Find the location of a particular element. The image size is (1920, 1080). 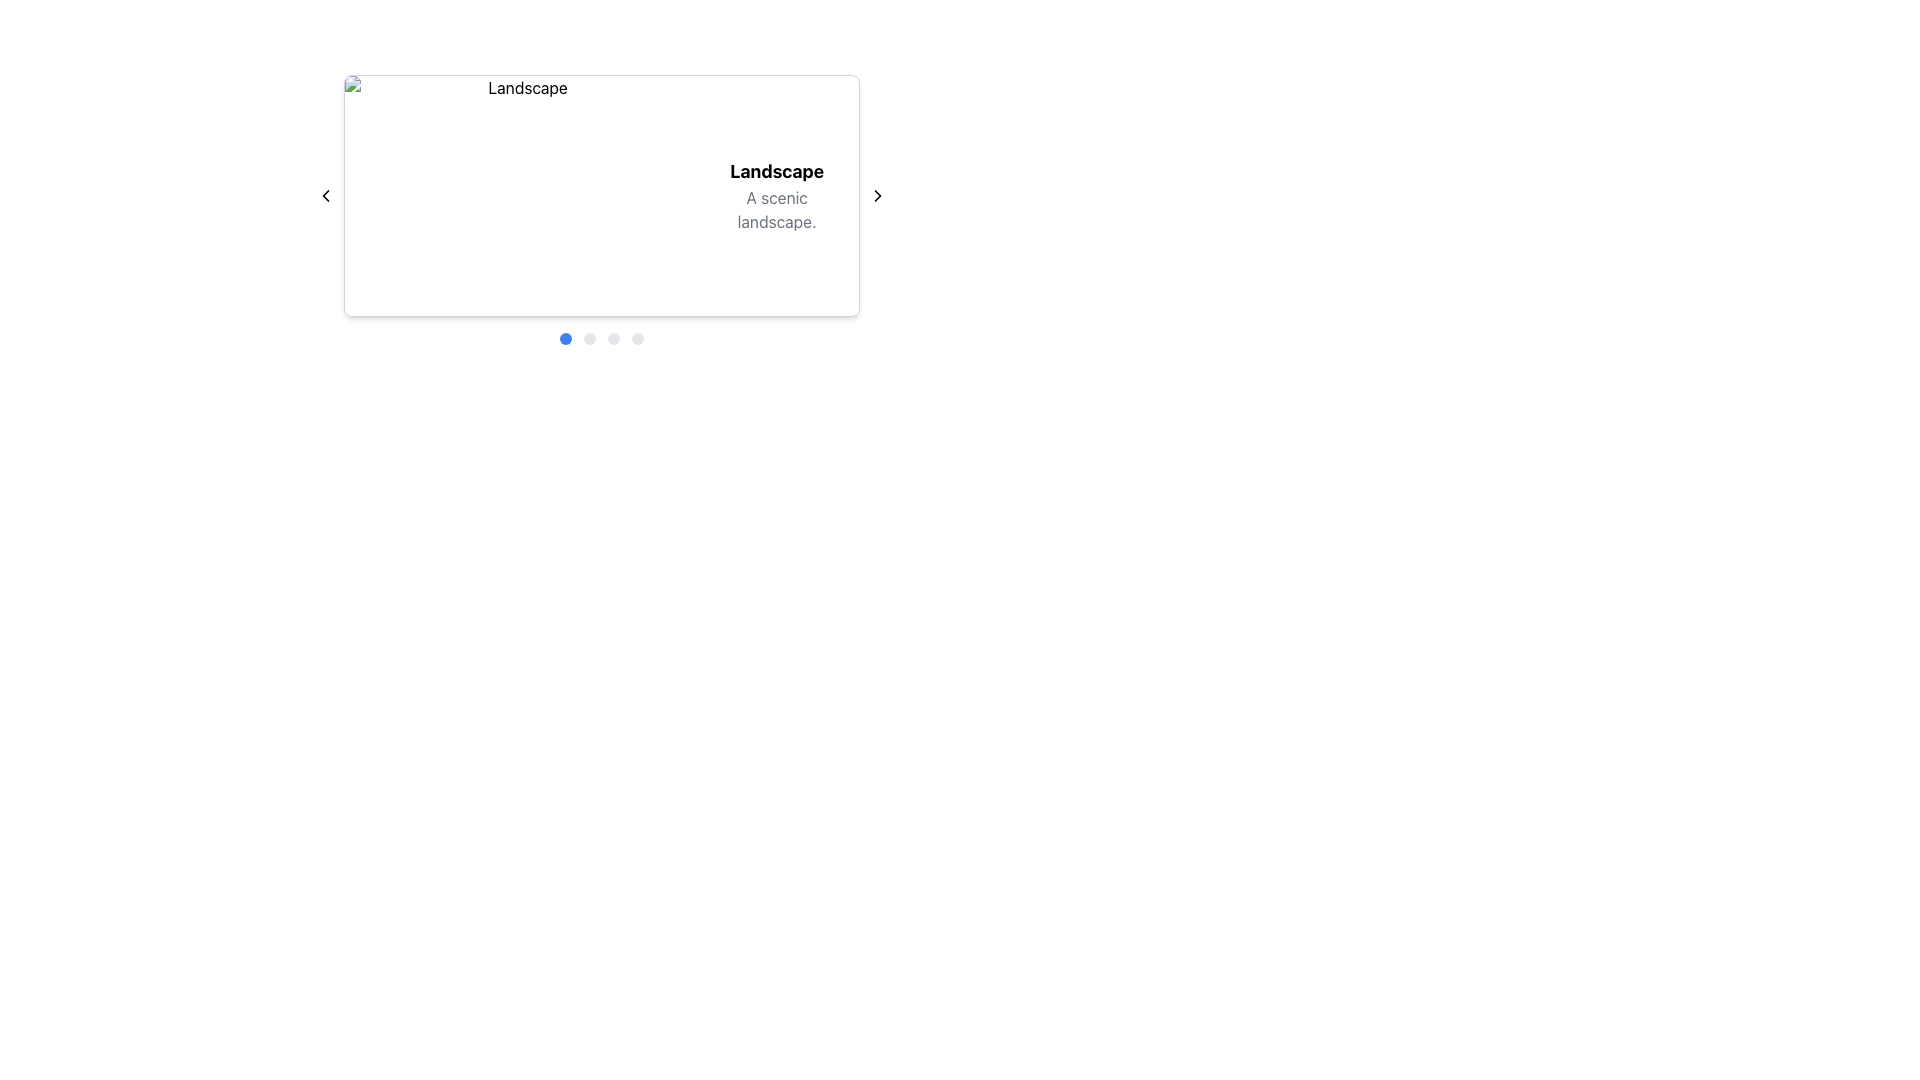

the static text element that states 'A scenic landscape.' located below the title 'Landscape' within the card component is located at coordinates (776, 209).